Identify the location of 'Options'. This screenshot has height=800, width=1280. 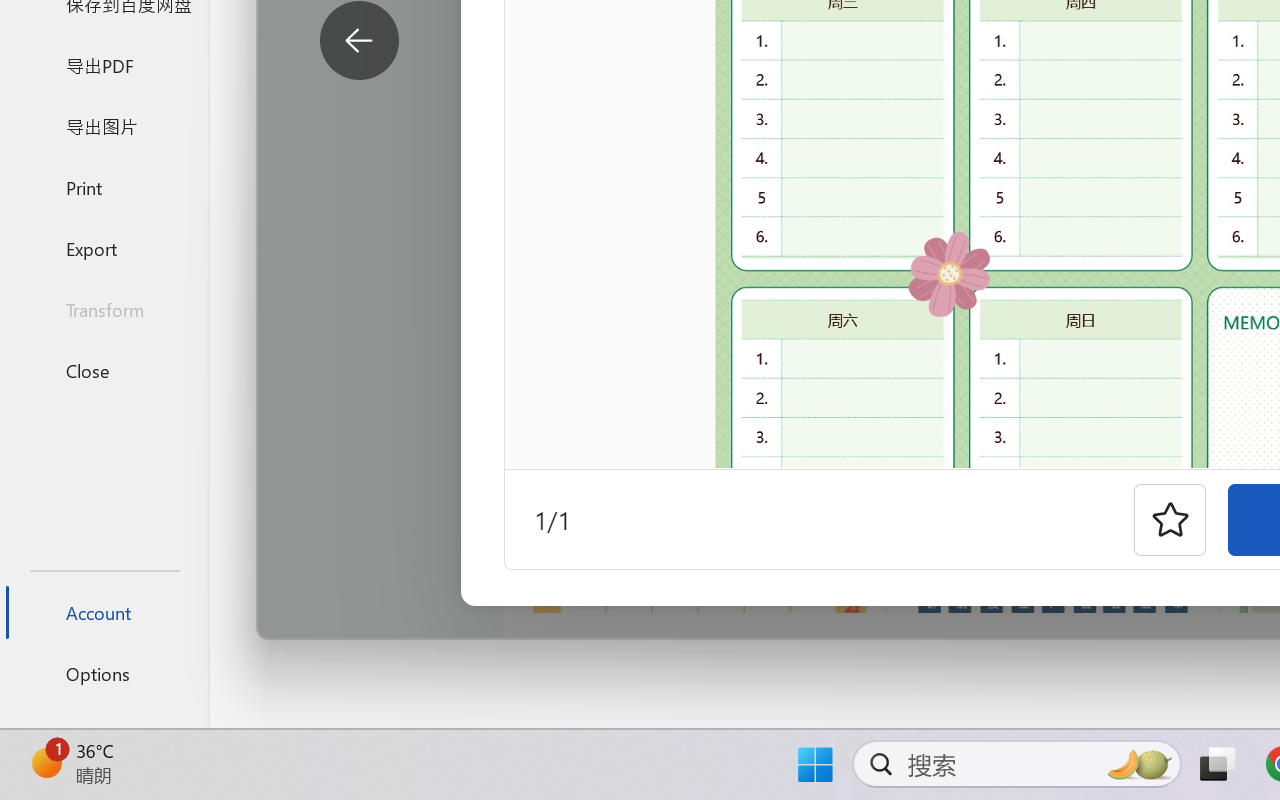
(103, 673).